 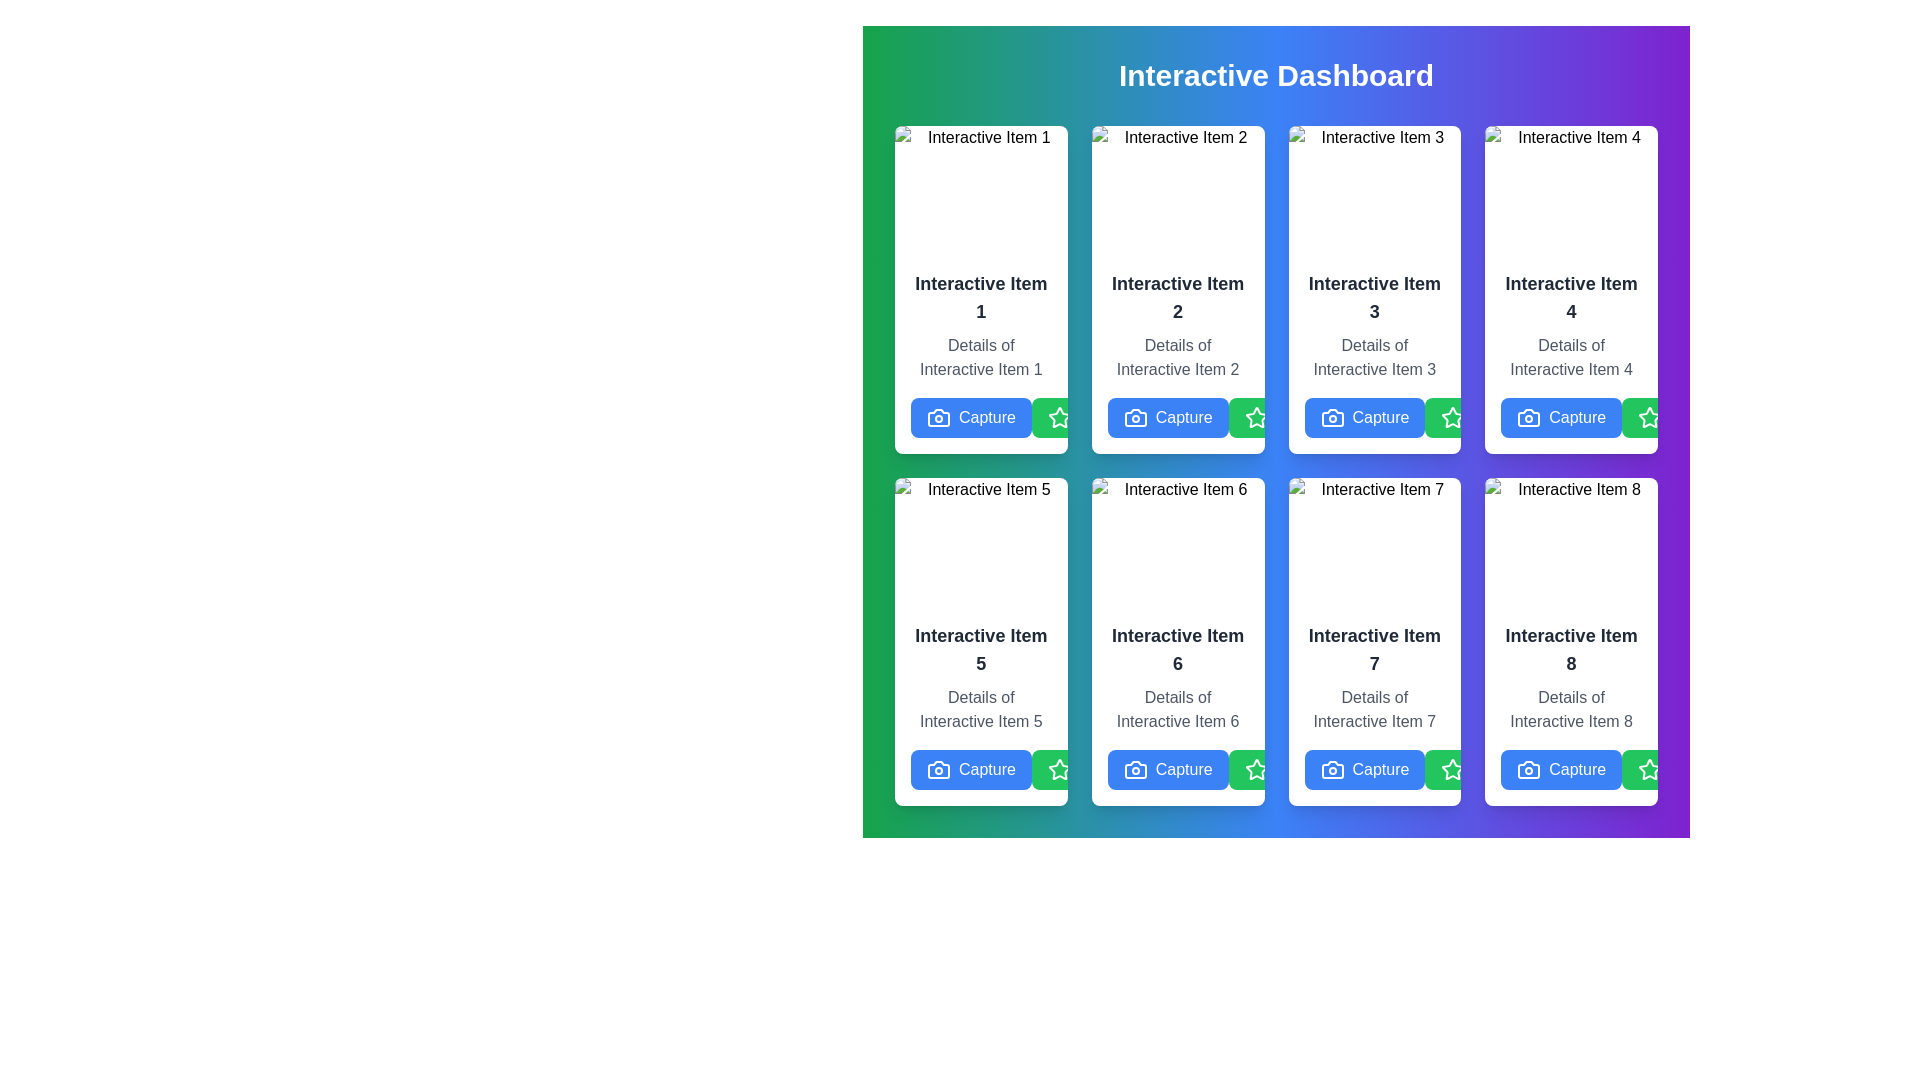 I want to click on the star icon located to the left of the green 'Favorite' button to mark the associated item as a favorite, so click(x=1453, y=416).